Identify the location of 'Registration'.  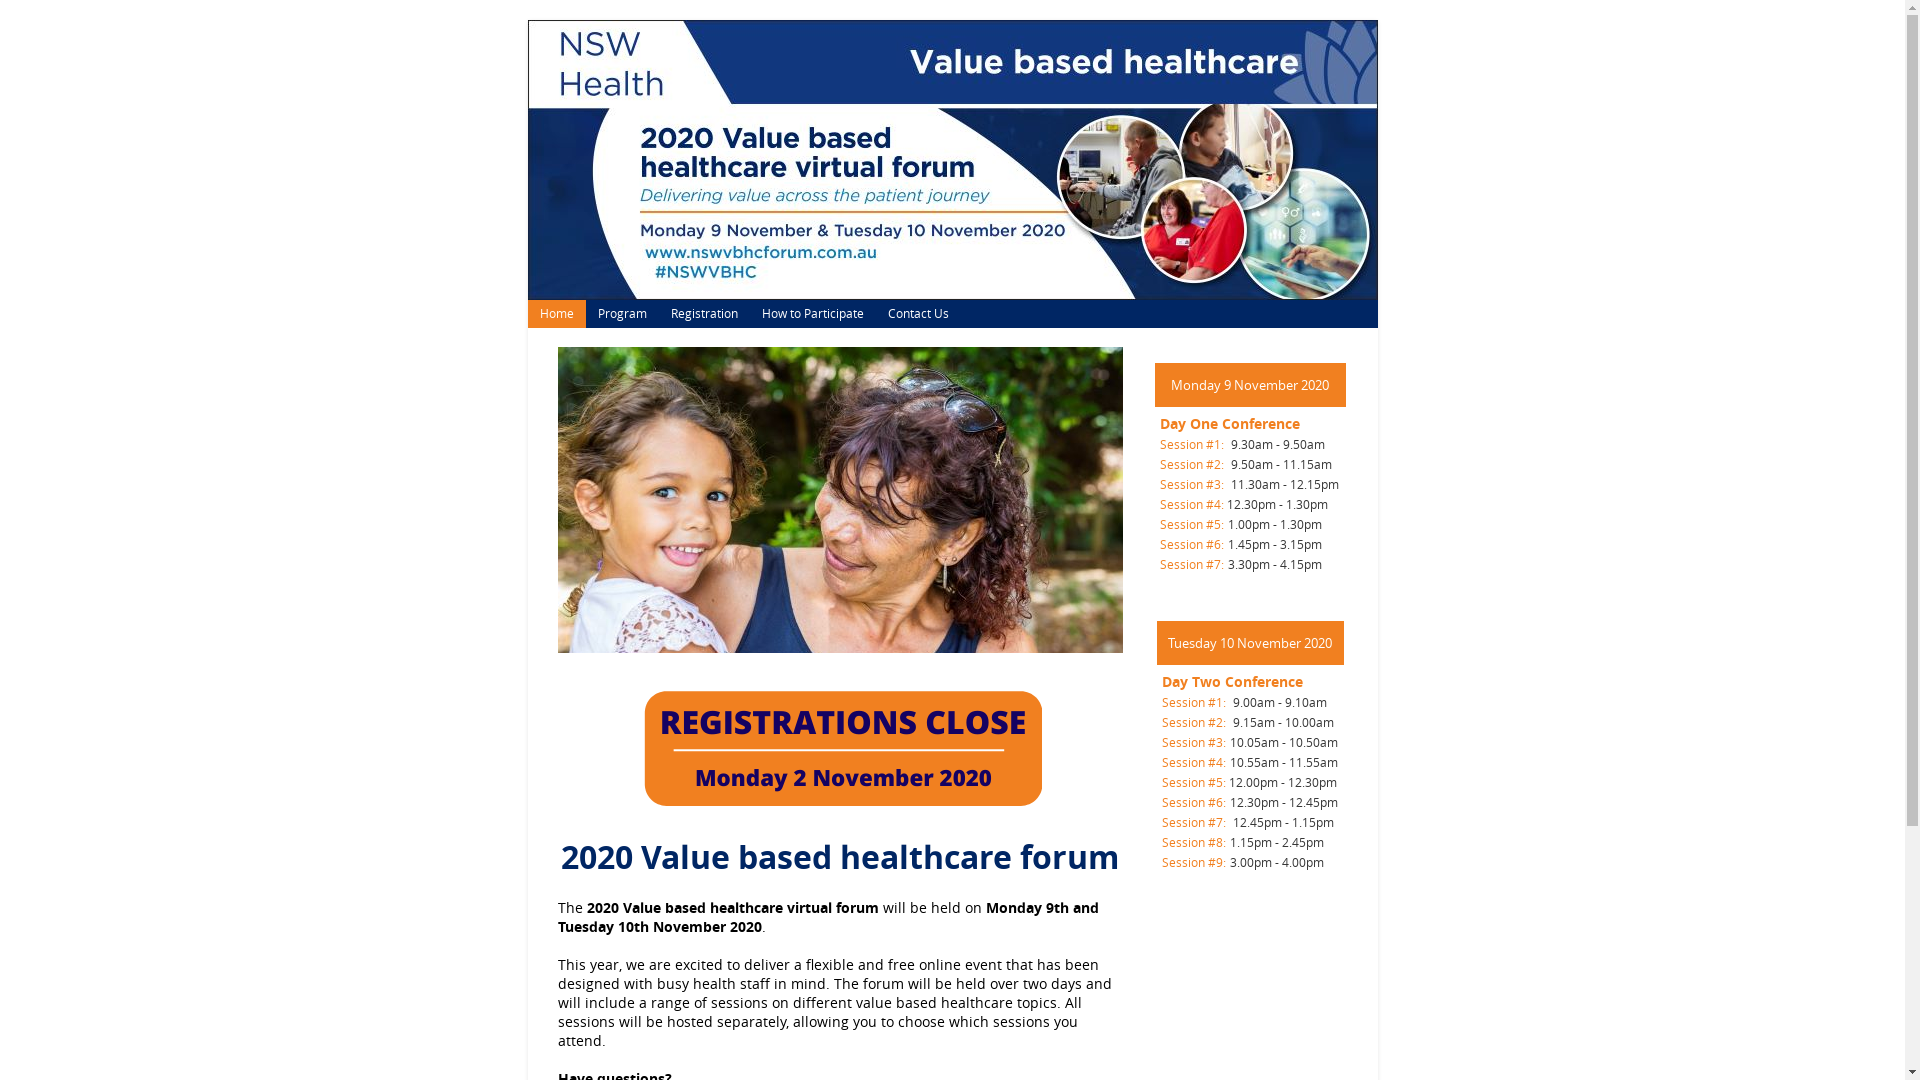
(703, 313).